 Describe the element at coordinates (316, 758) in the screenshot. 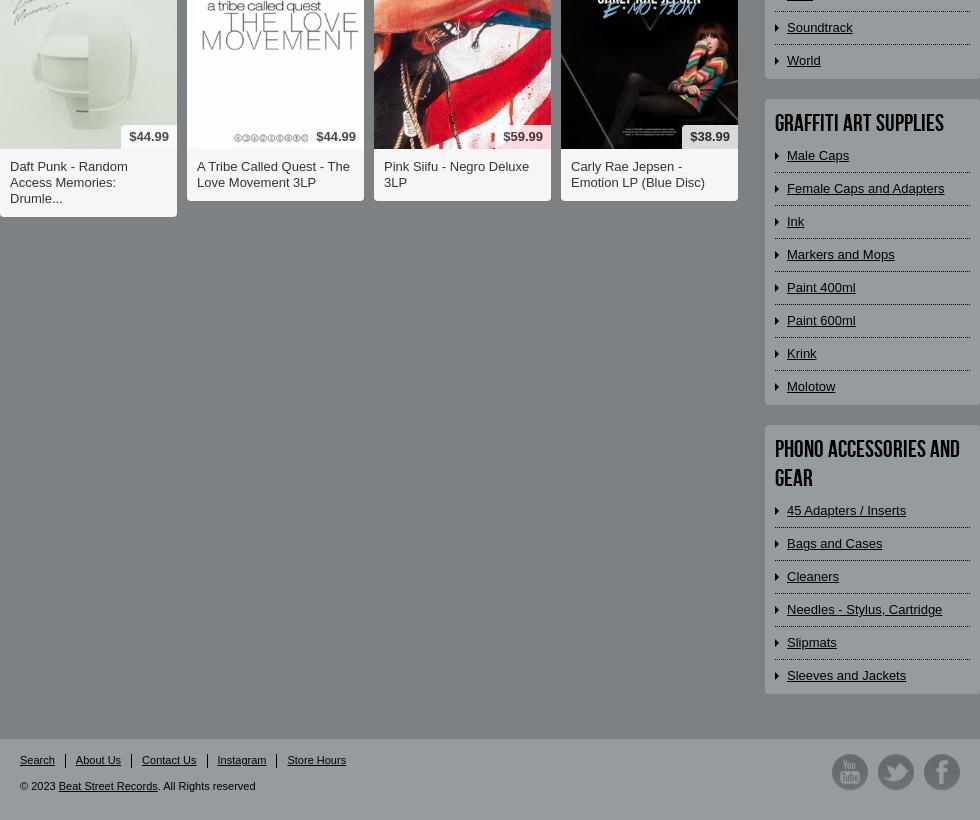

I see `'Store Hours'` at that location.